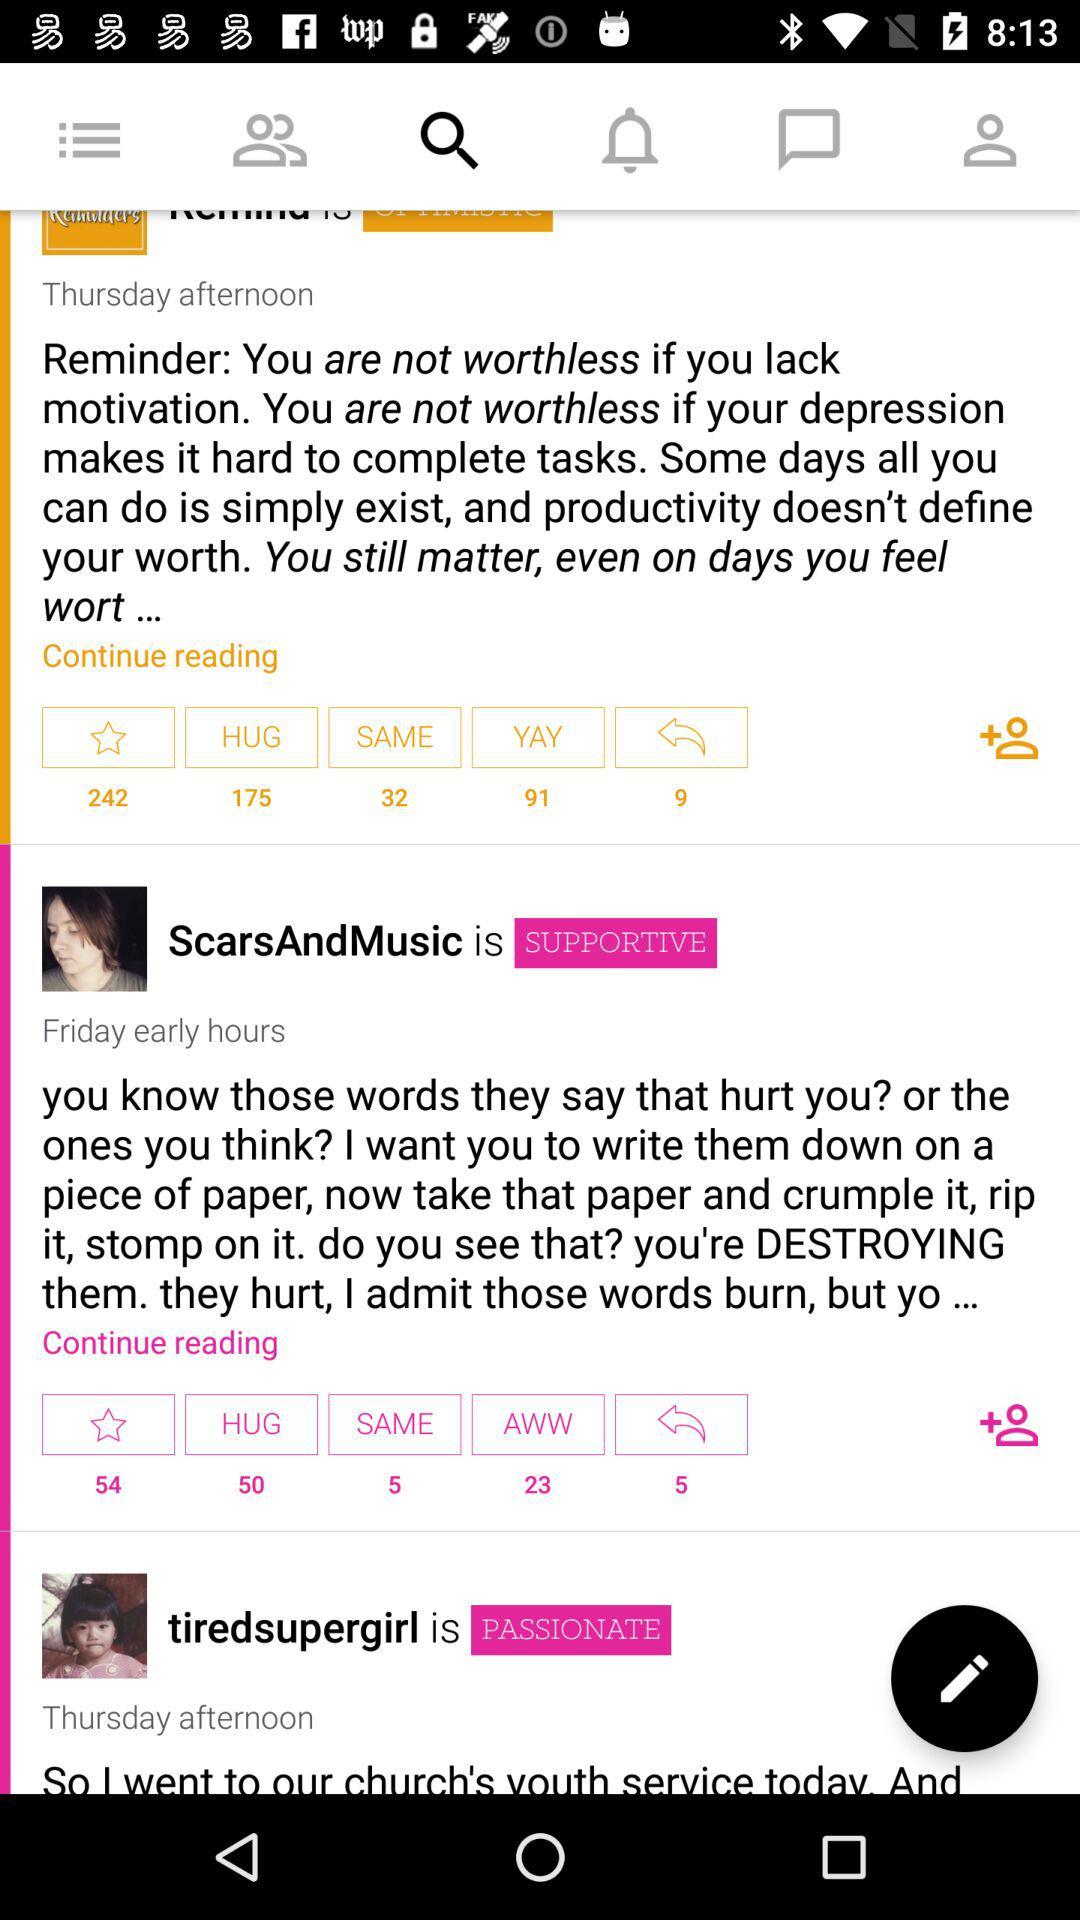 The image size is (1080, 1920). I want to click on the icon to the left of hug icon, so click(108, 1492).